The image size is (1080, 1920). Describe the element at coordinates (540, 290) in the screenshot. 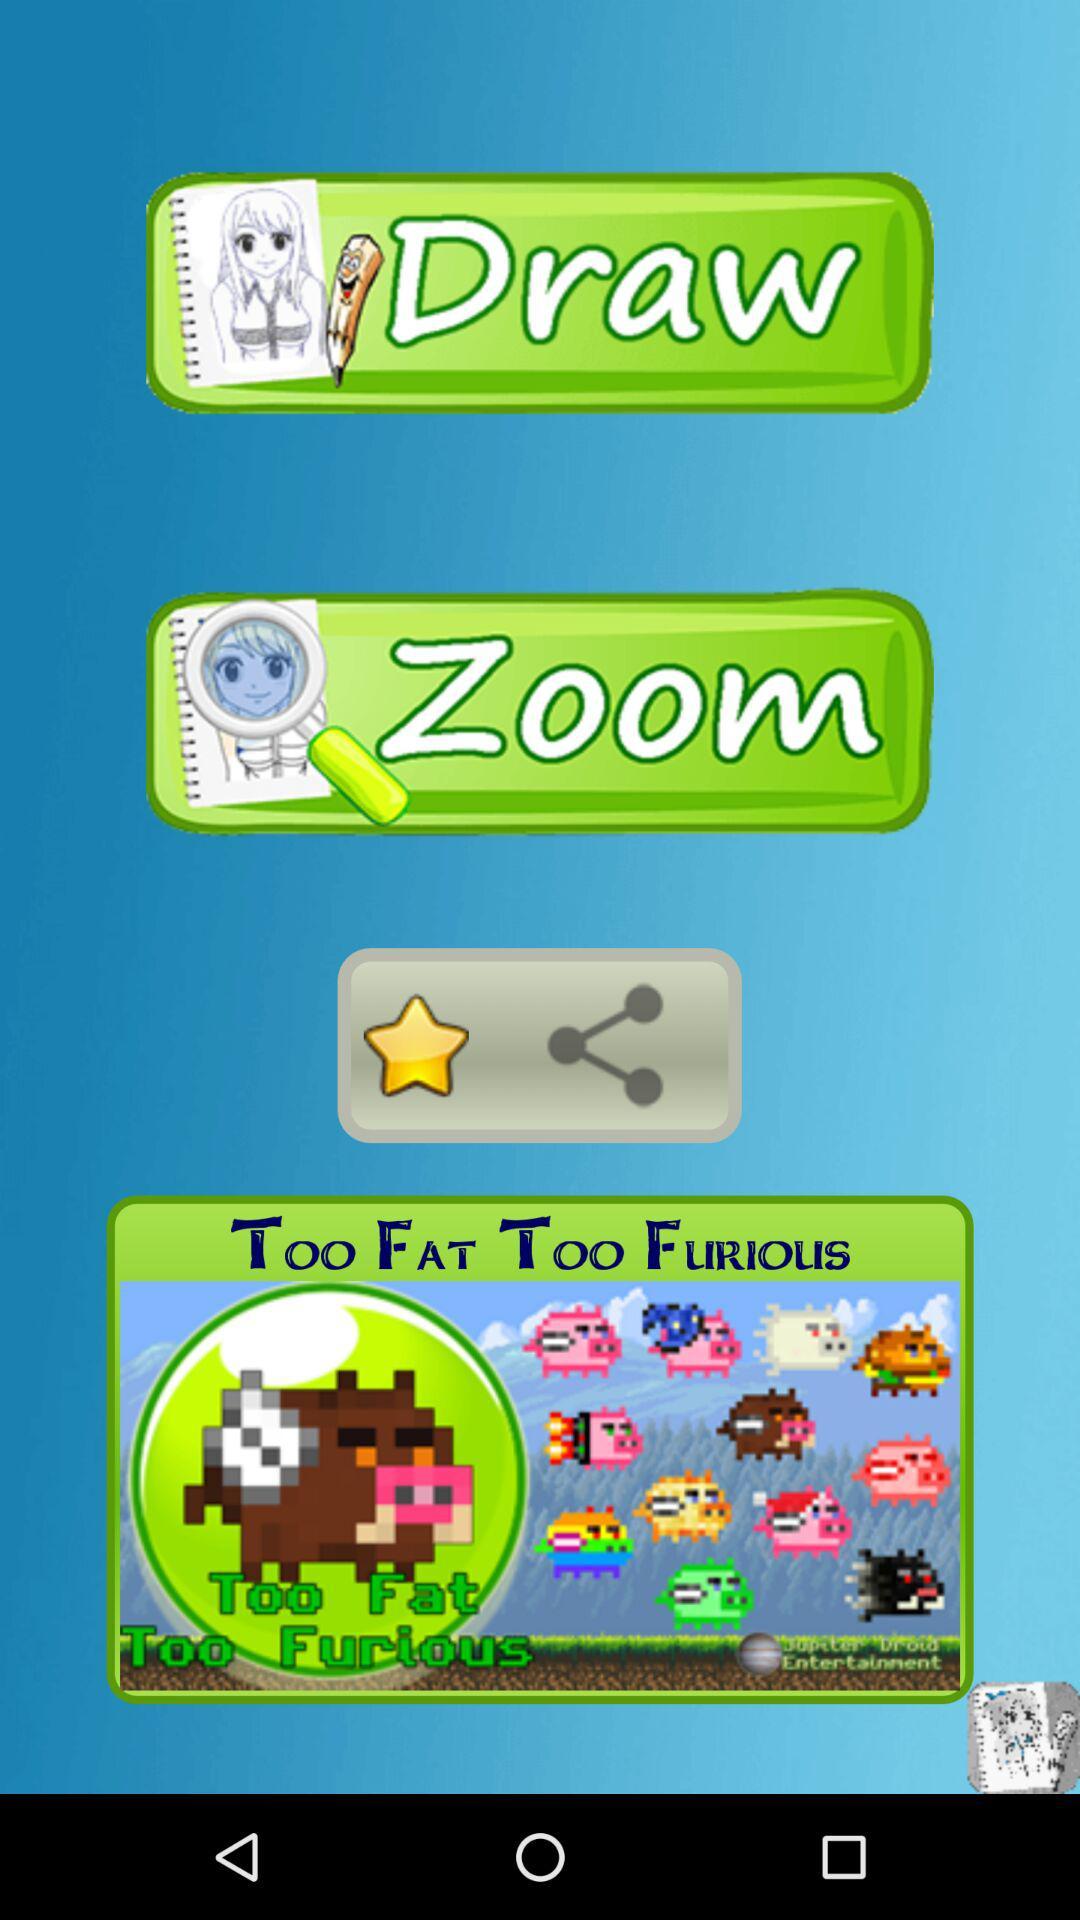

I see `item at the top` at that location.